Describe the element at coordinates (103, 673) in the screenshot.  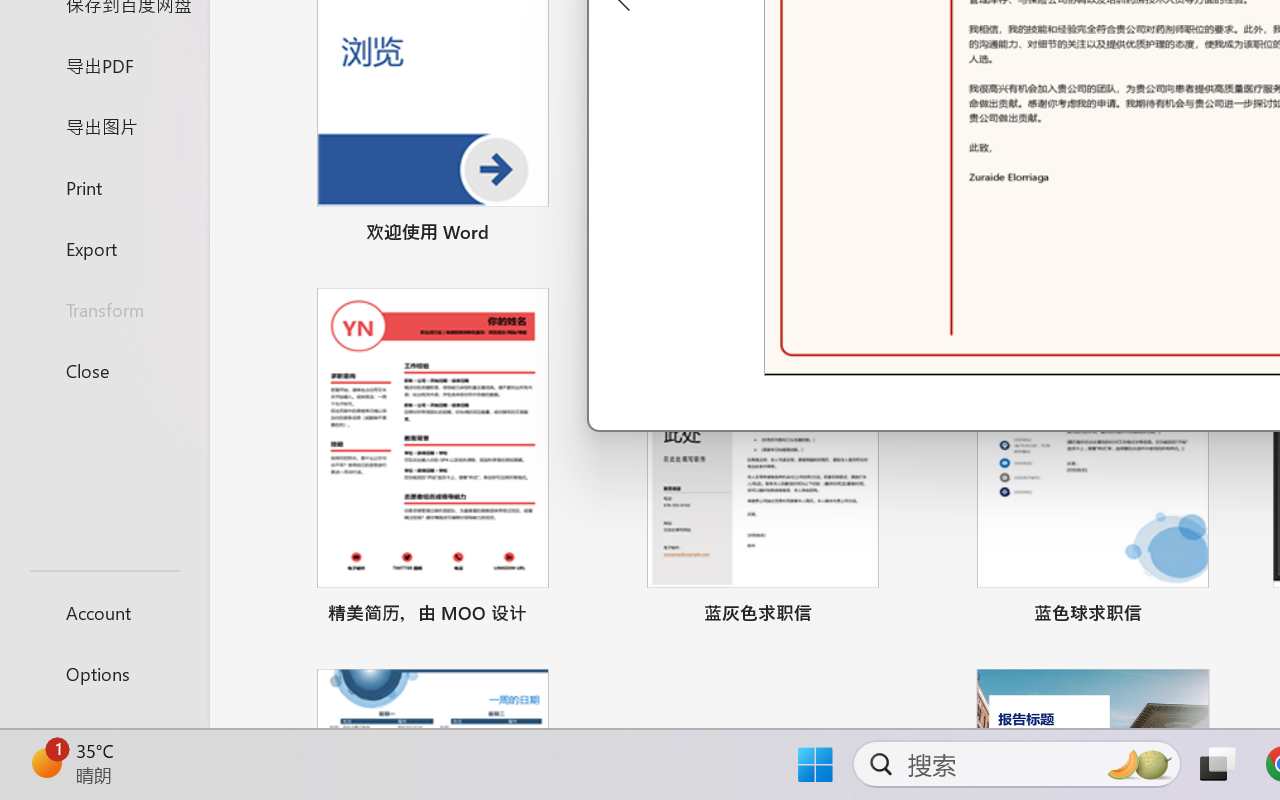
I see `'Options'` at that location.